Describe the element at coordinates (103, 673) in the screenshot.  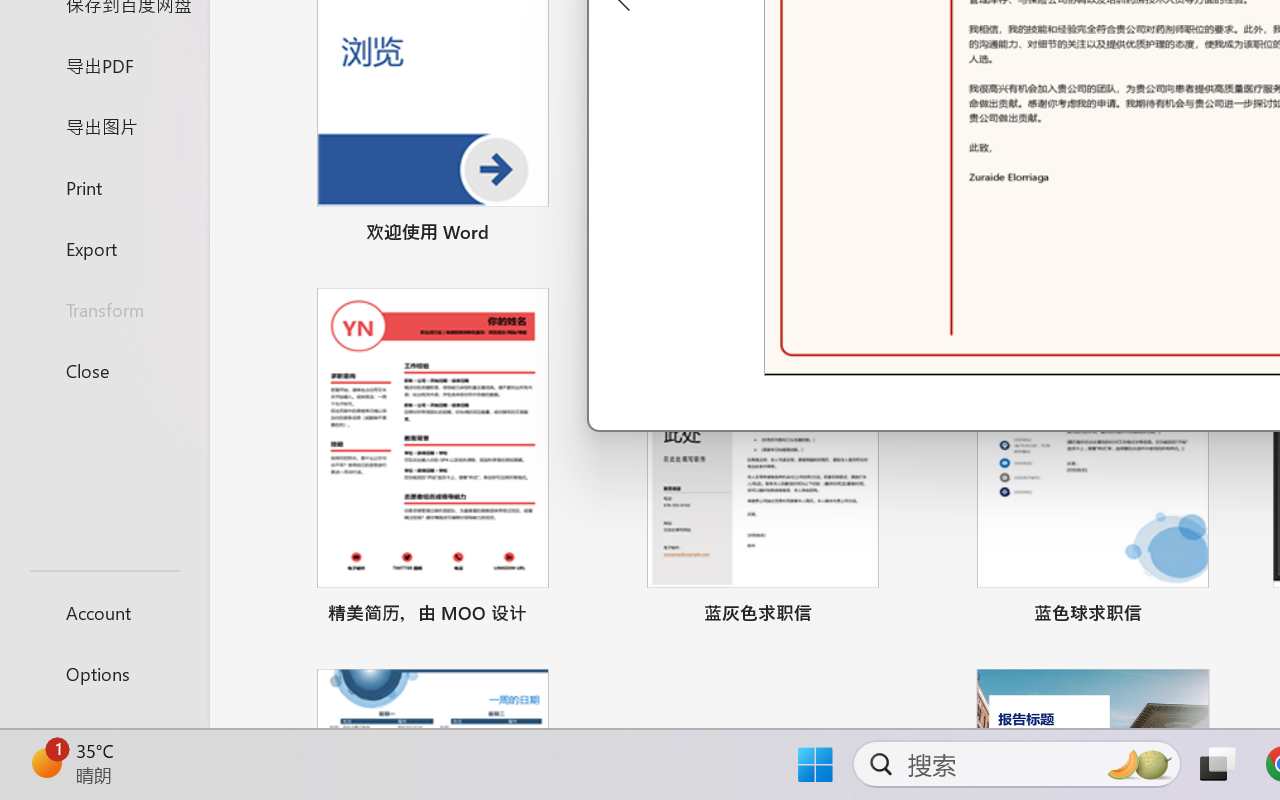
I see `'Options'` at that location.